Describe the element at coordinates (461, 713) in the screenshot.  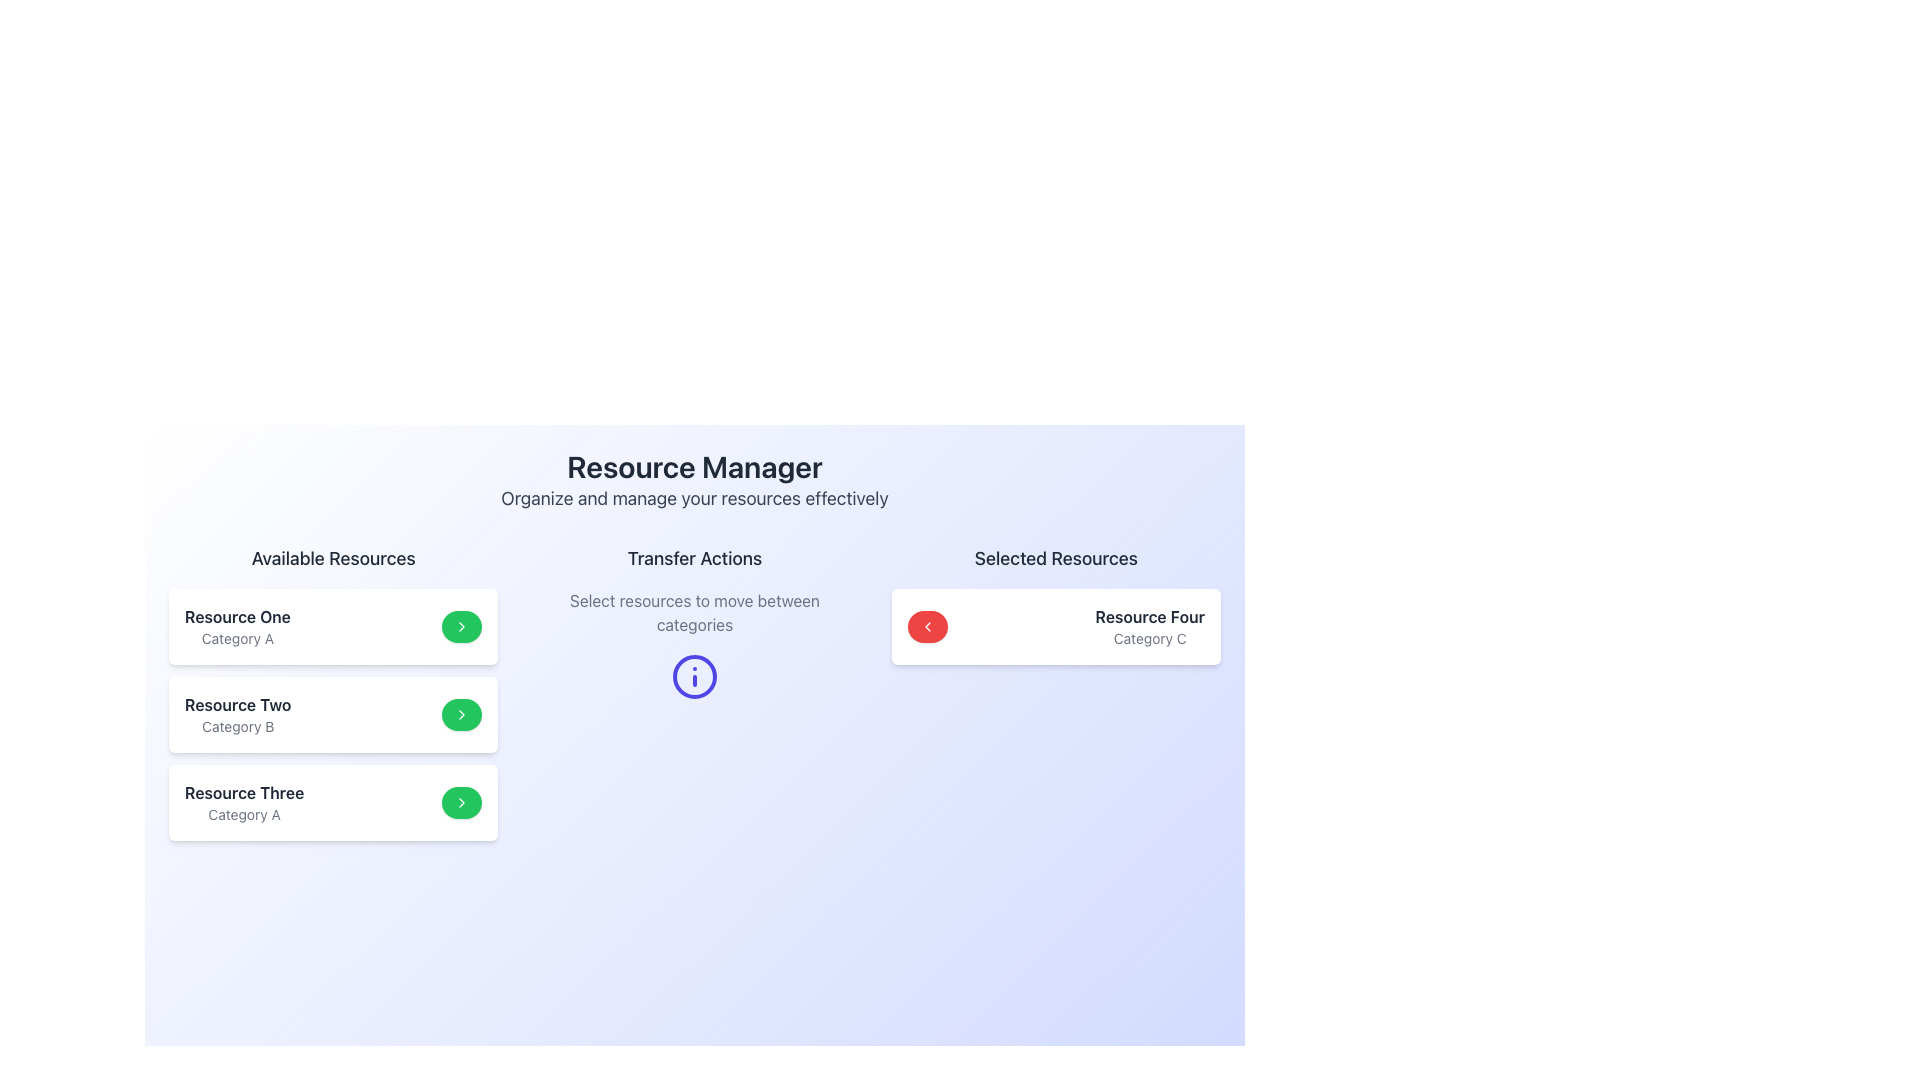
I see `the chevron icon within the circular green button located on the right side of the 'Resource Two' entry in the 'Available Resources' section` at that location.